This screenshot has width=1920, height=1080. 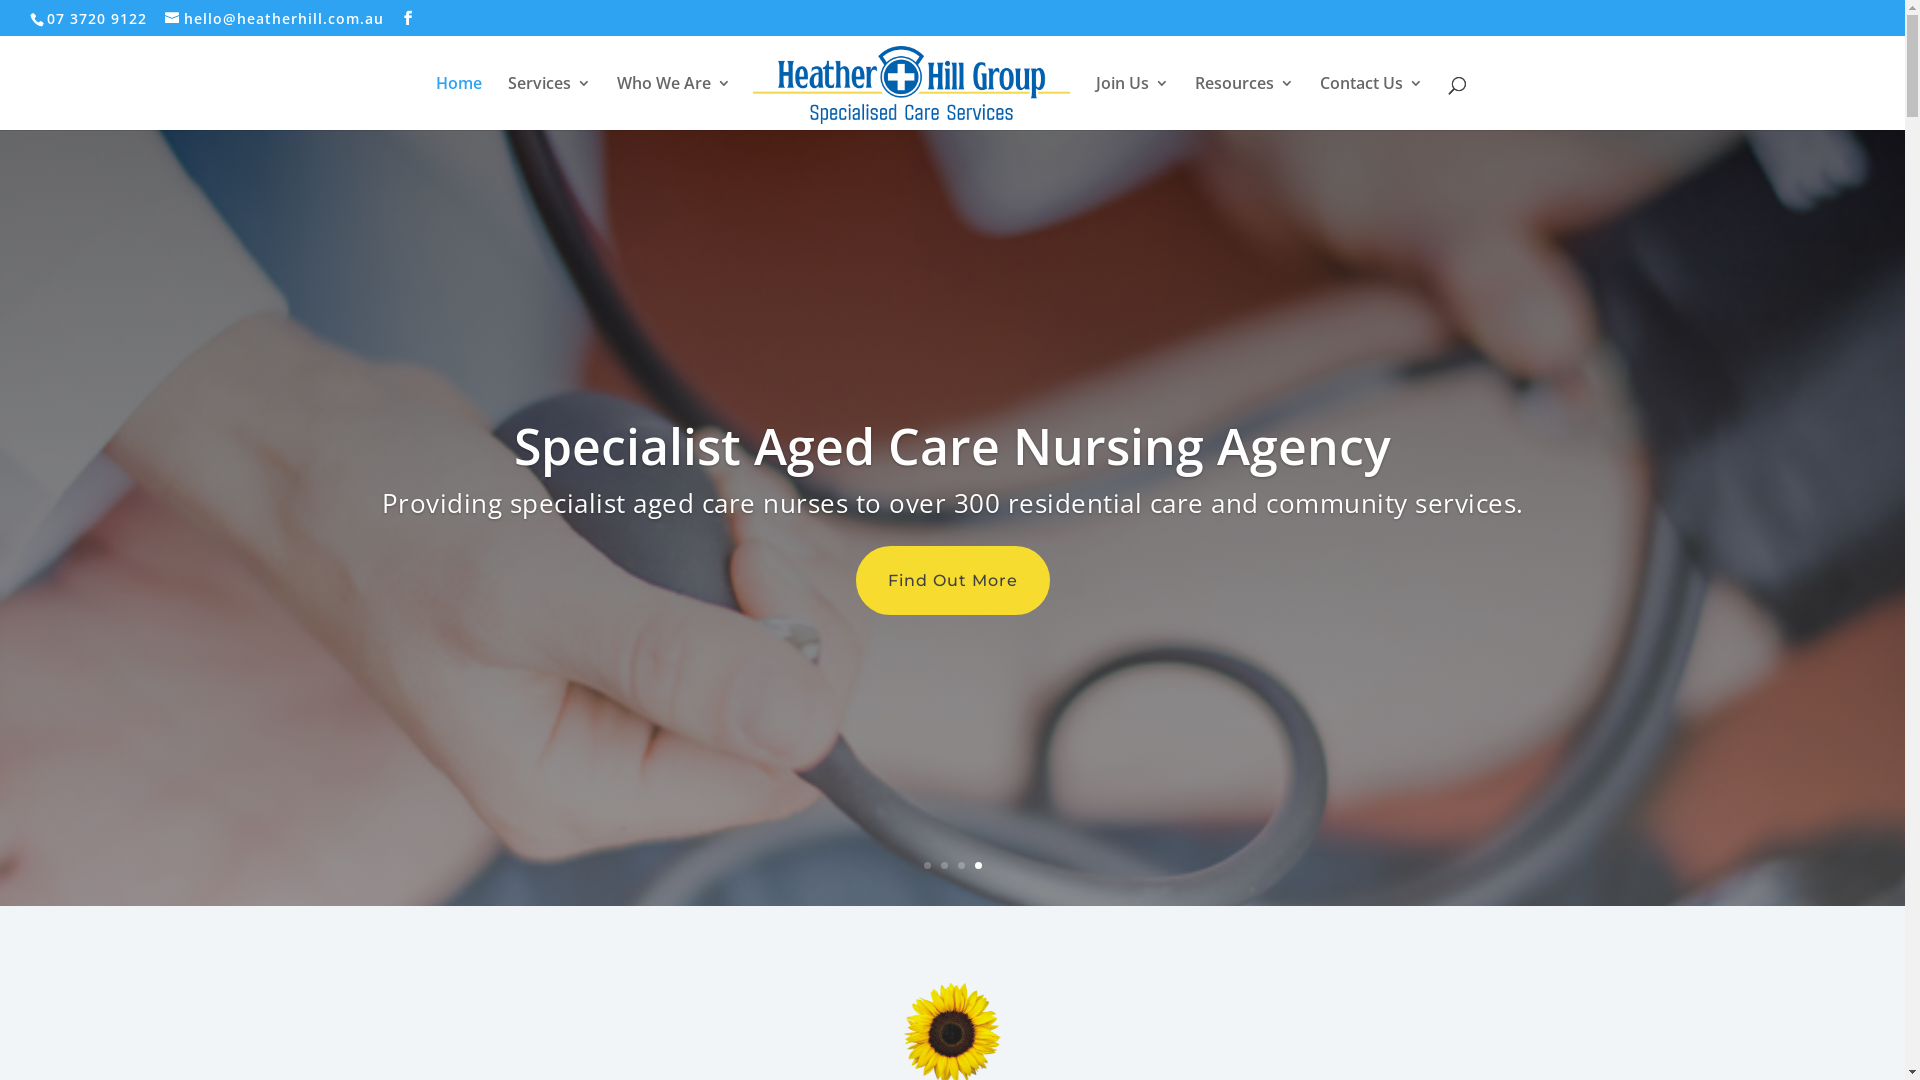 What do you see at coordinates (1132, 103) in the screenshot?
I see `'Join Us'` at bounding box center [1132, 103].